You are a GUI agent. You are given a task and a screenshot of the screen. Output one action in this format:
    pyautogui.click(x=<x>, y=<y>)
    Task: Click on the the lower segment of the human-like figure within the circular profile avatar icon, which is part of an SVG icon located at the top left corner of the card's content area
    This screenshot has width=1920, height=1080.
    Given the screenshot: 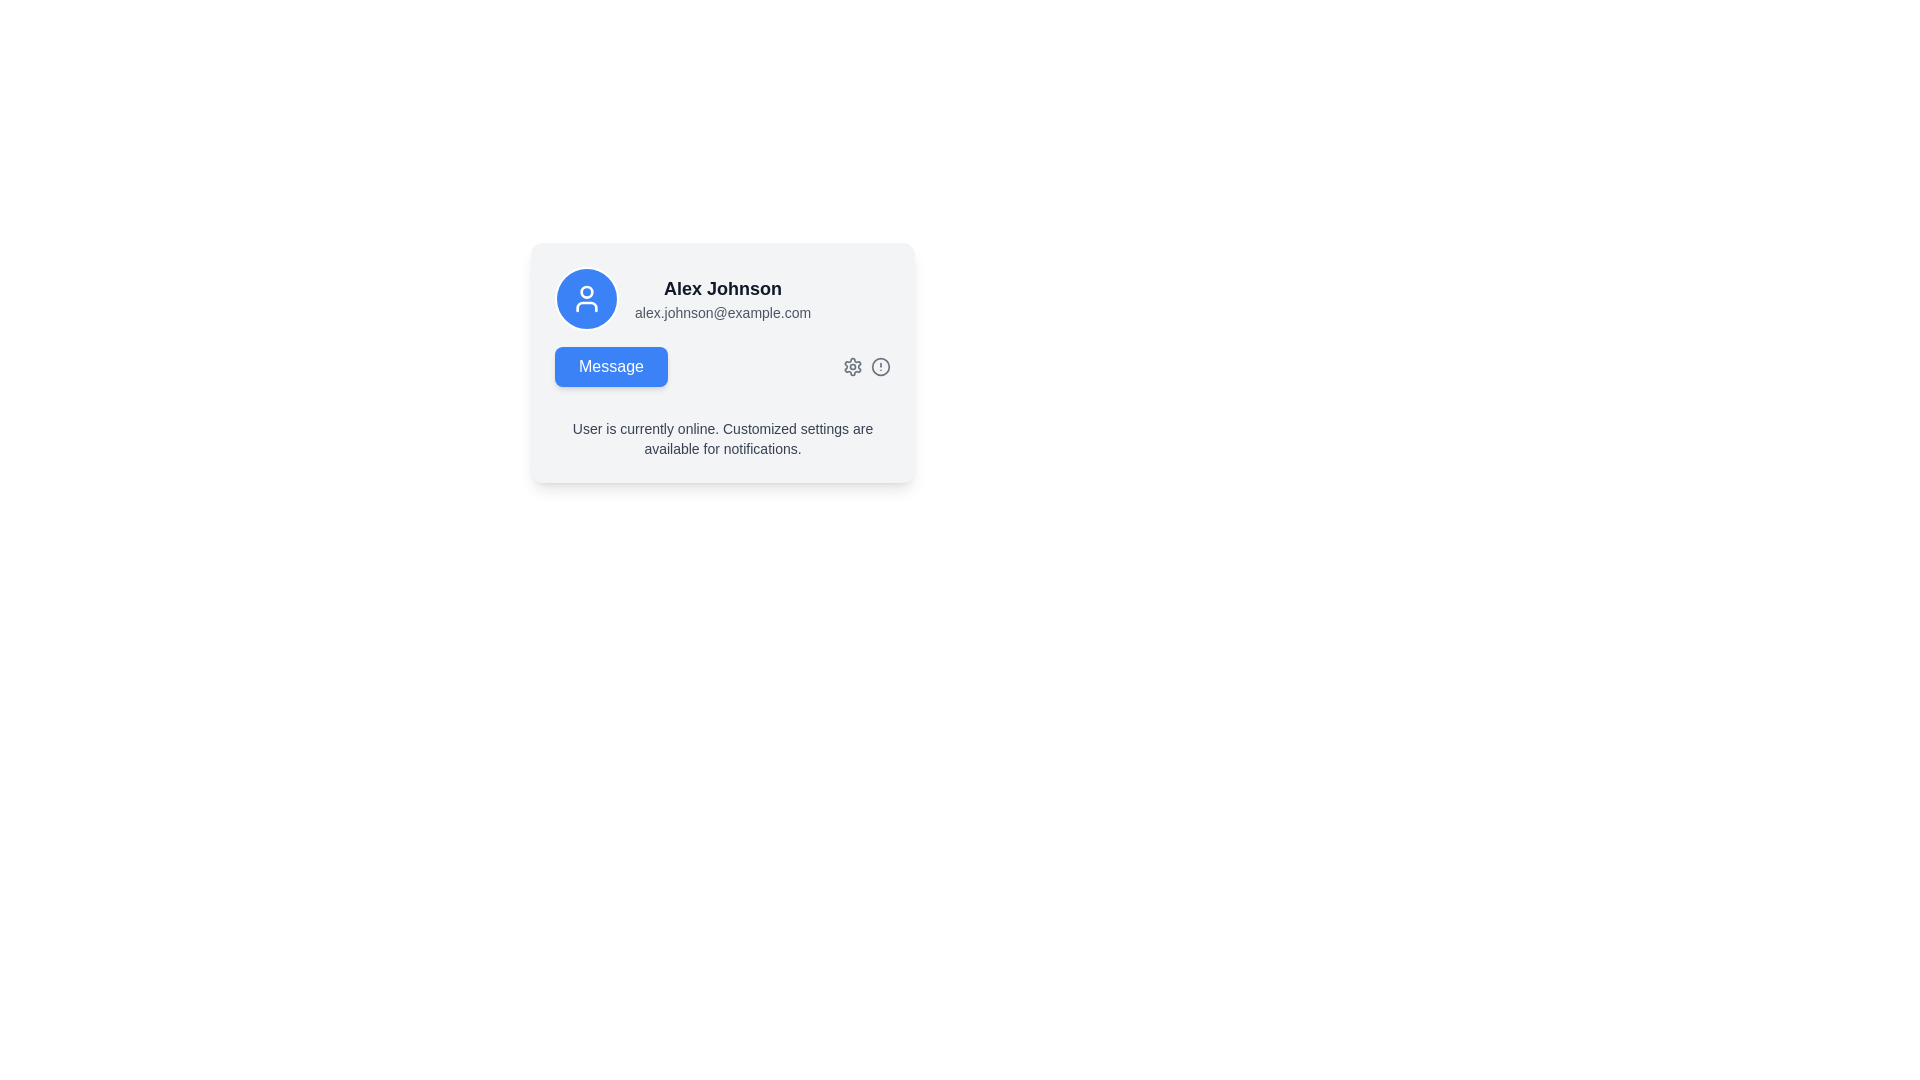 What is the action you would take?
    pyautogui.click(x=585, y=307)
    